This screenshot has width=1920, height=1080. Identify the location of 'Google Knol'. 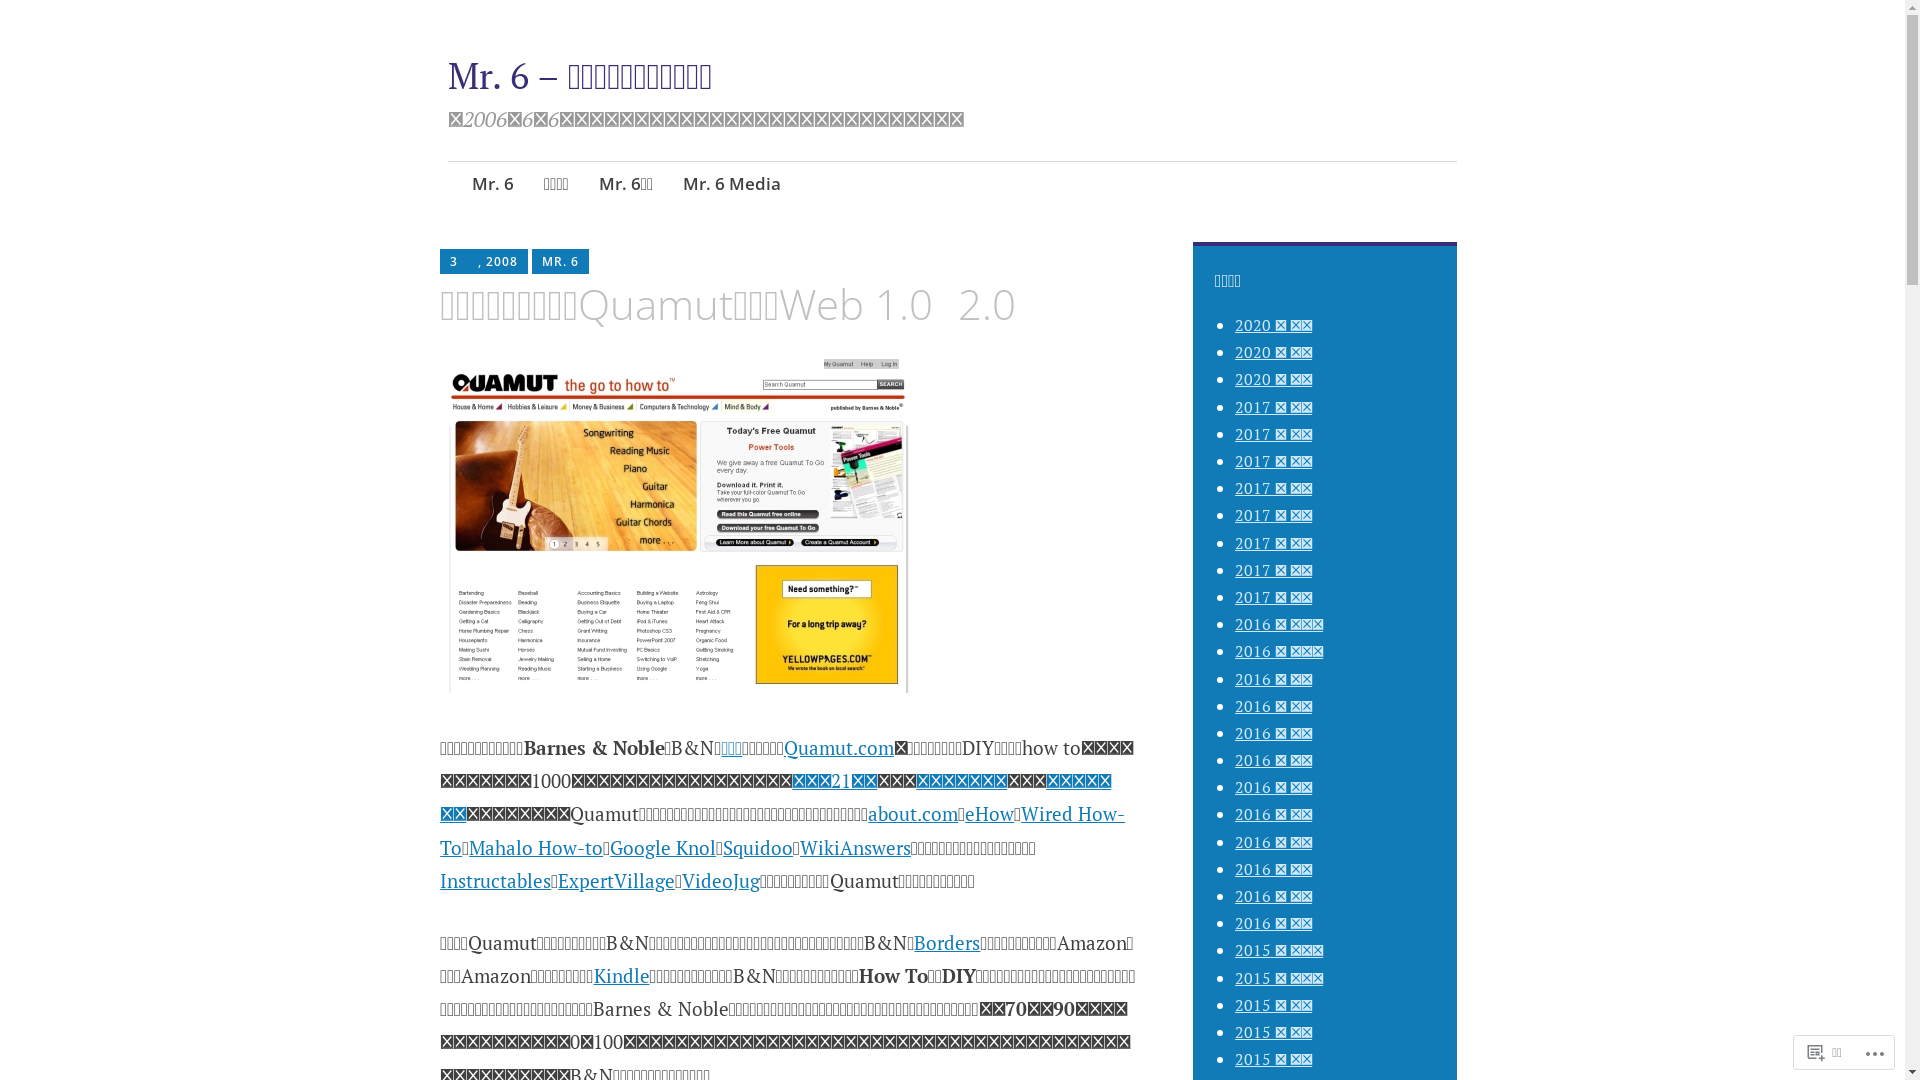
(662, 847).